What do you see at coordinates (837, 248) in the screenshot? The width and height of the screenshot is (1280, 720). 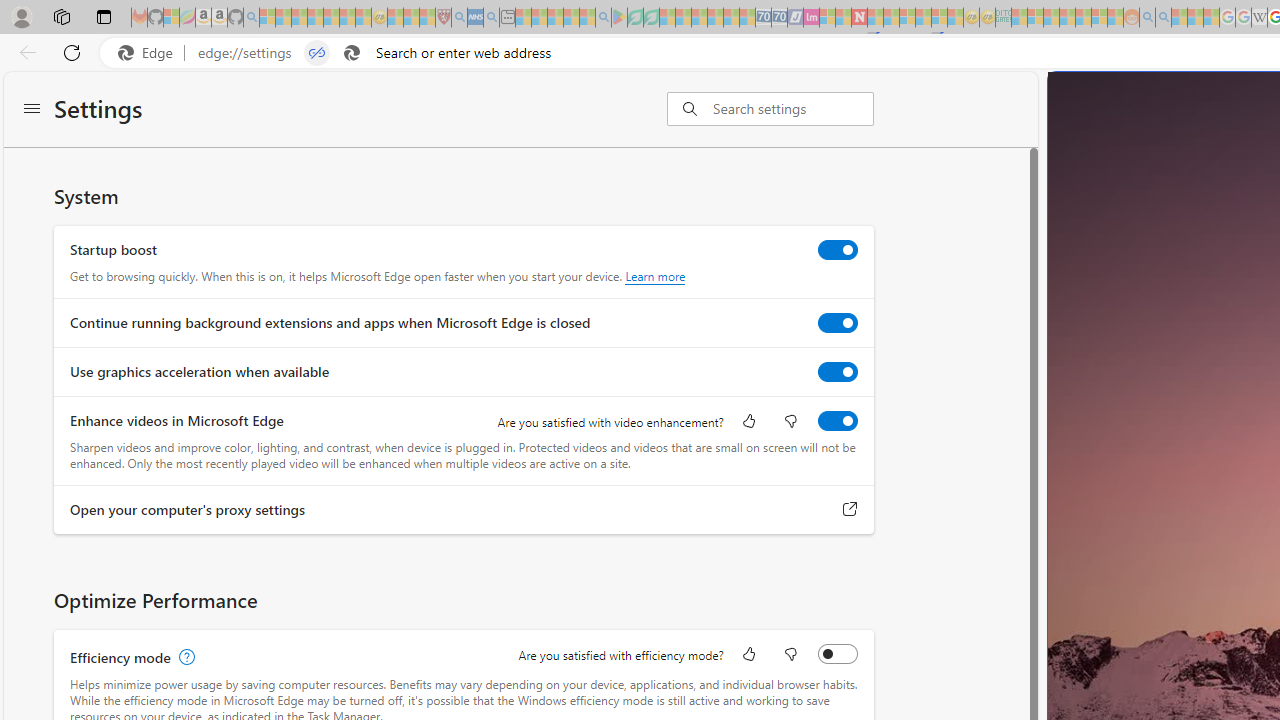 I see `'Startup boost'` at bounding box center [837, 248].